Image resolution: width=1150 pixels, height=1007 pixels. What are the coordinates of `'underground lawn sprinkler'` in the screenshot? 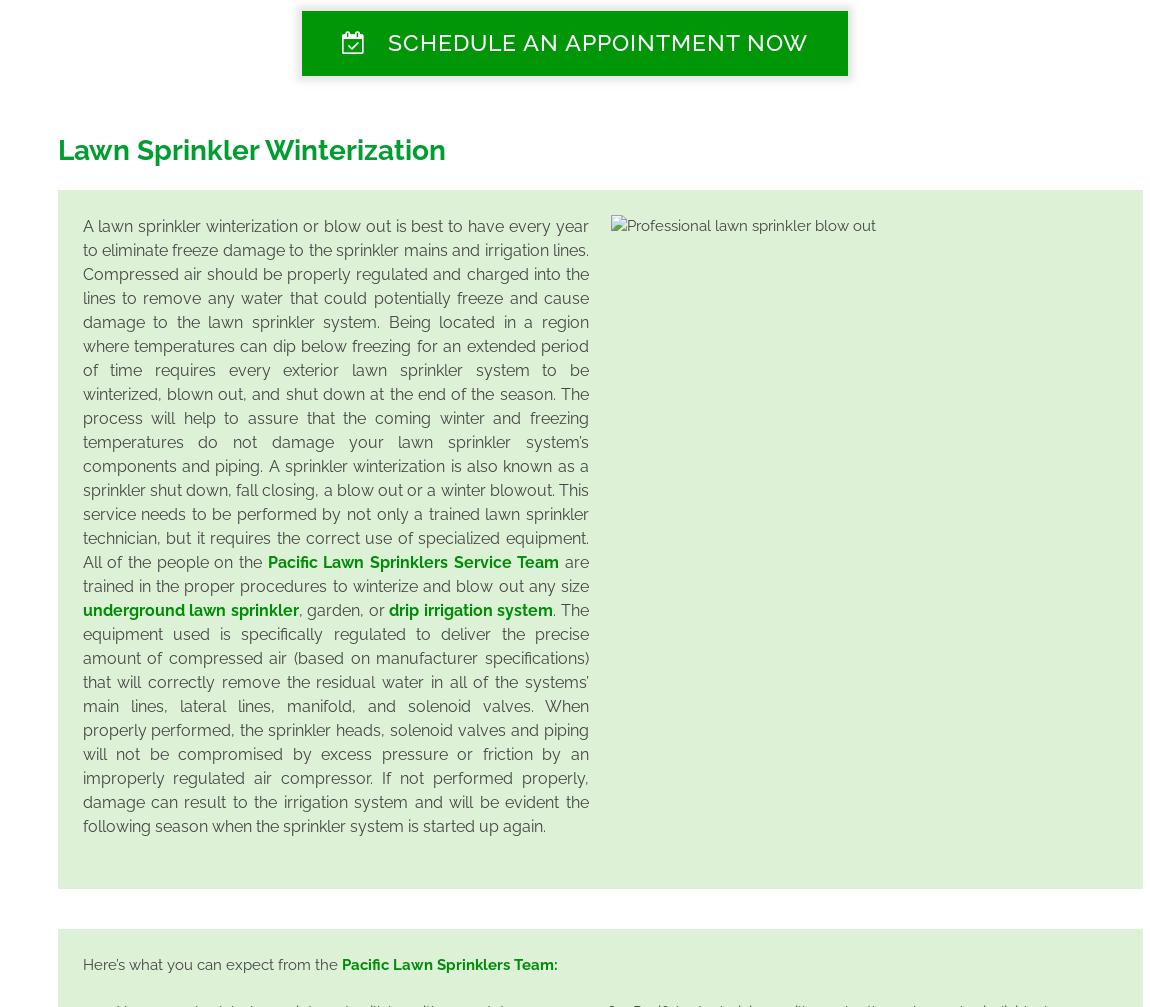 It's located at (188, 608).